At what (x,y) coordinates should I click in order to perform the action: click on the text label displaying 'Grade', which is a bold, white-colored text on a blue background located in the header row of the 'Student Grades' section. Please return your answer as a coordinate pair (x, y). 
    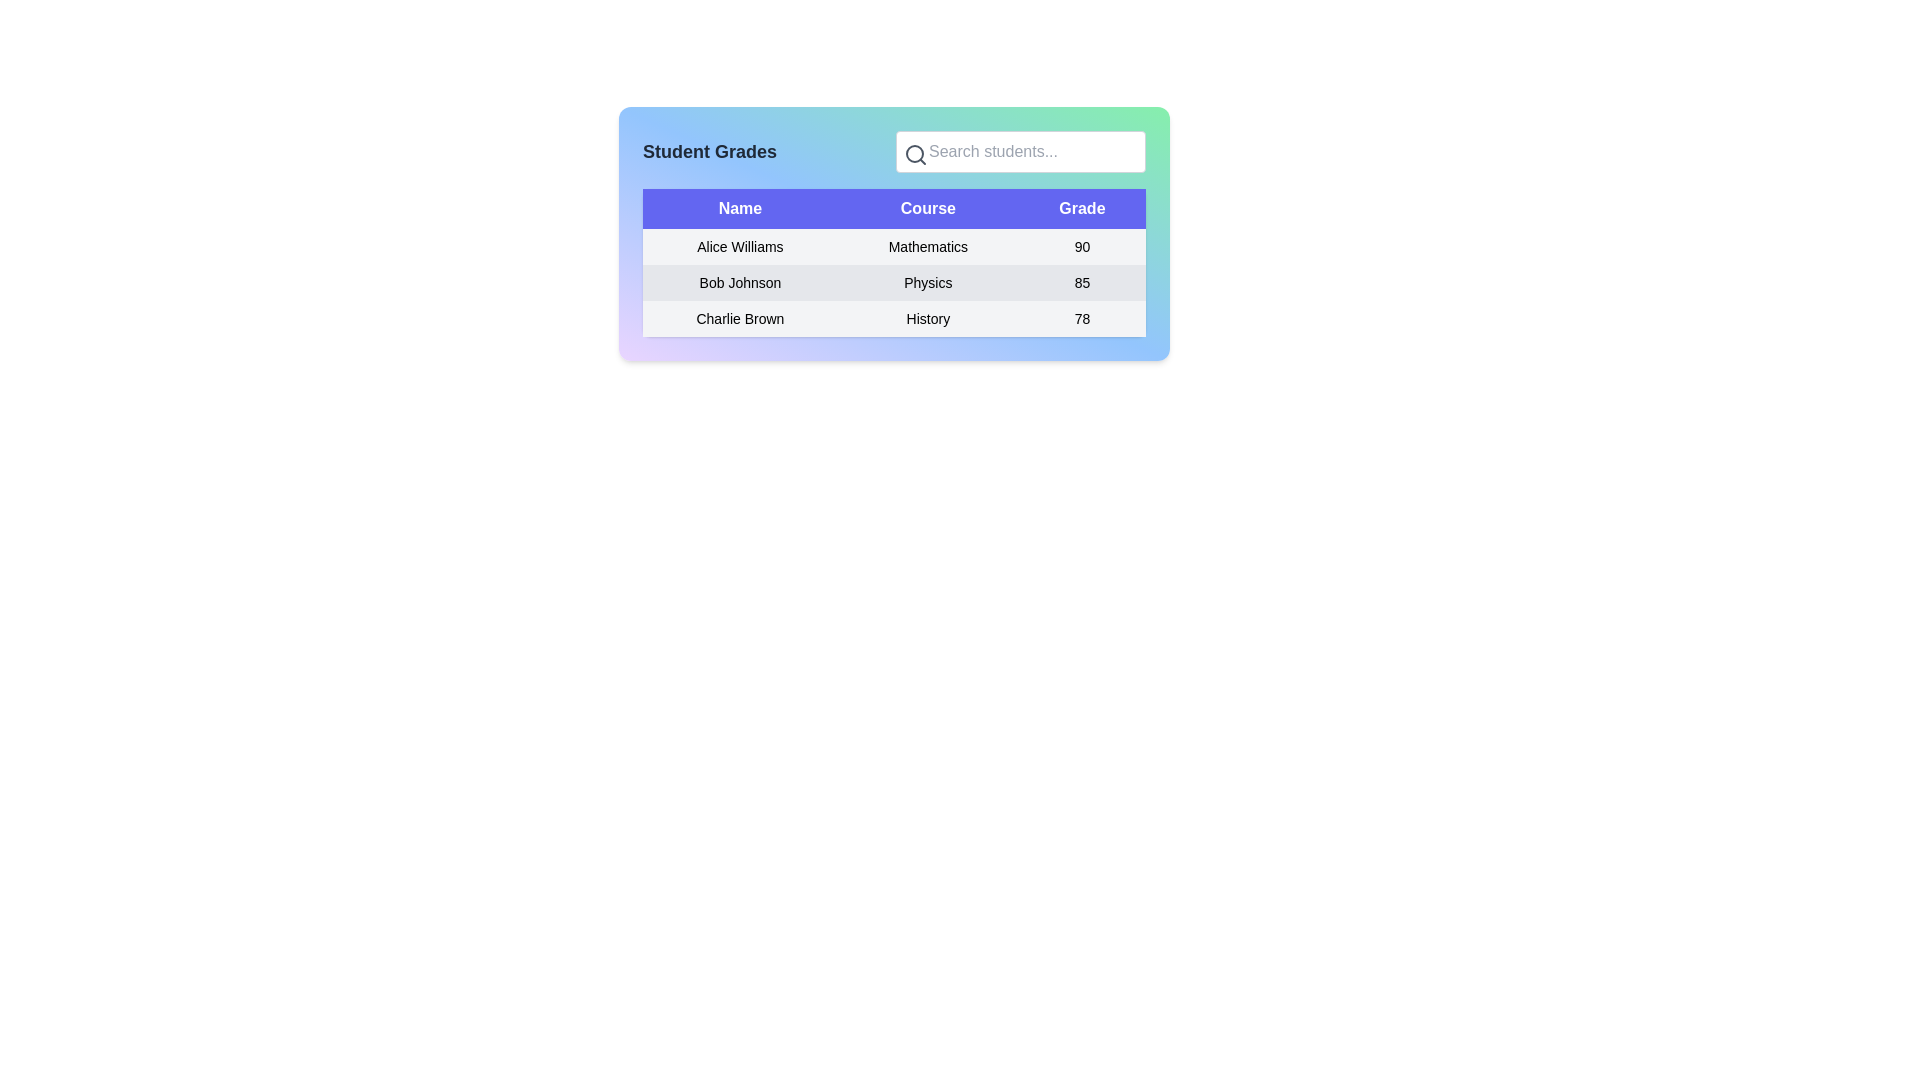
    Looking at the image, I should click on (1081, 208).